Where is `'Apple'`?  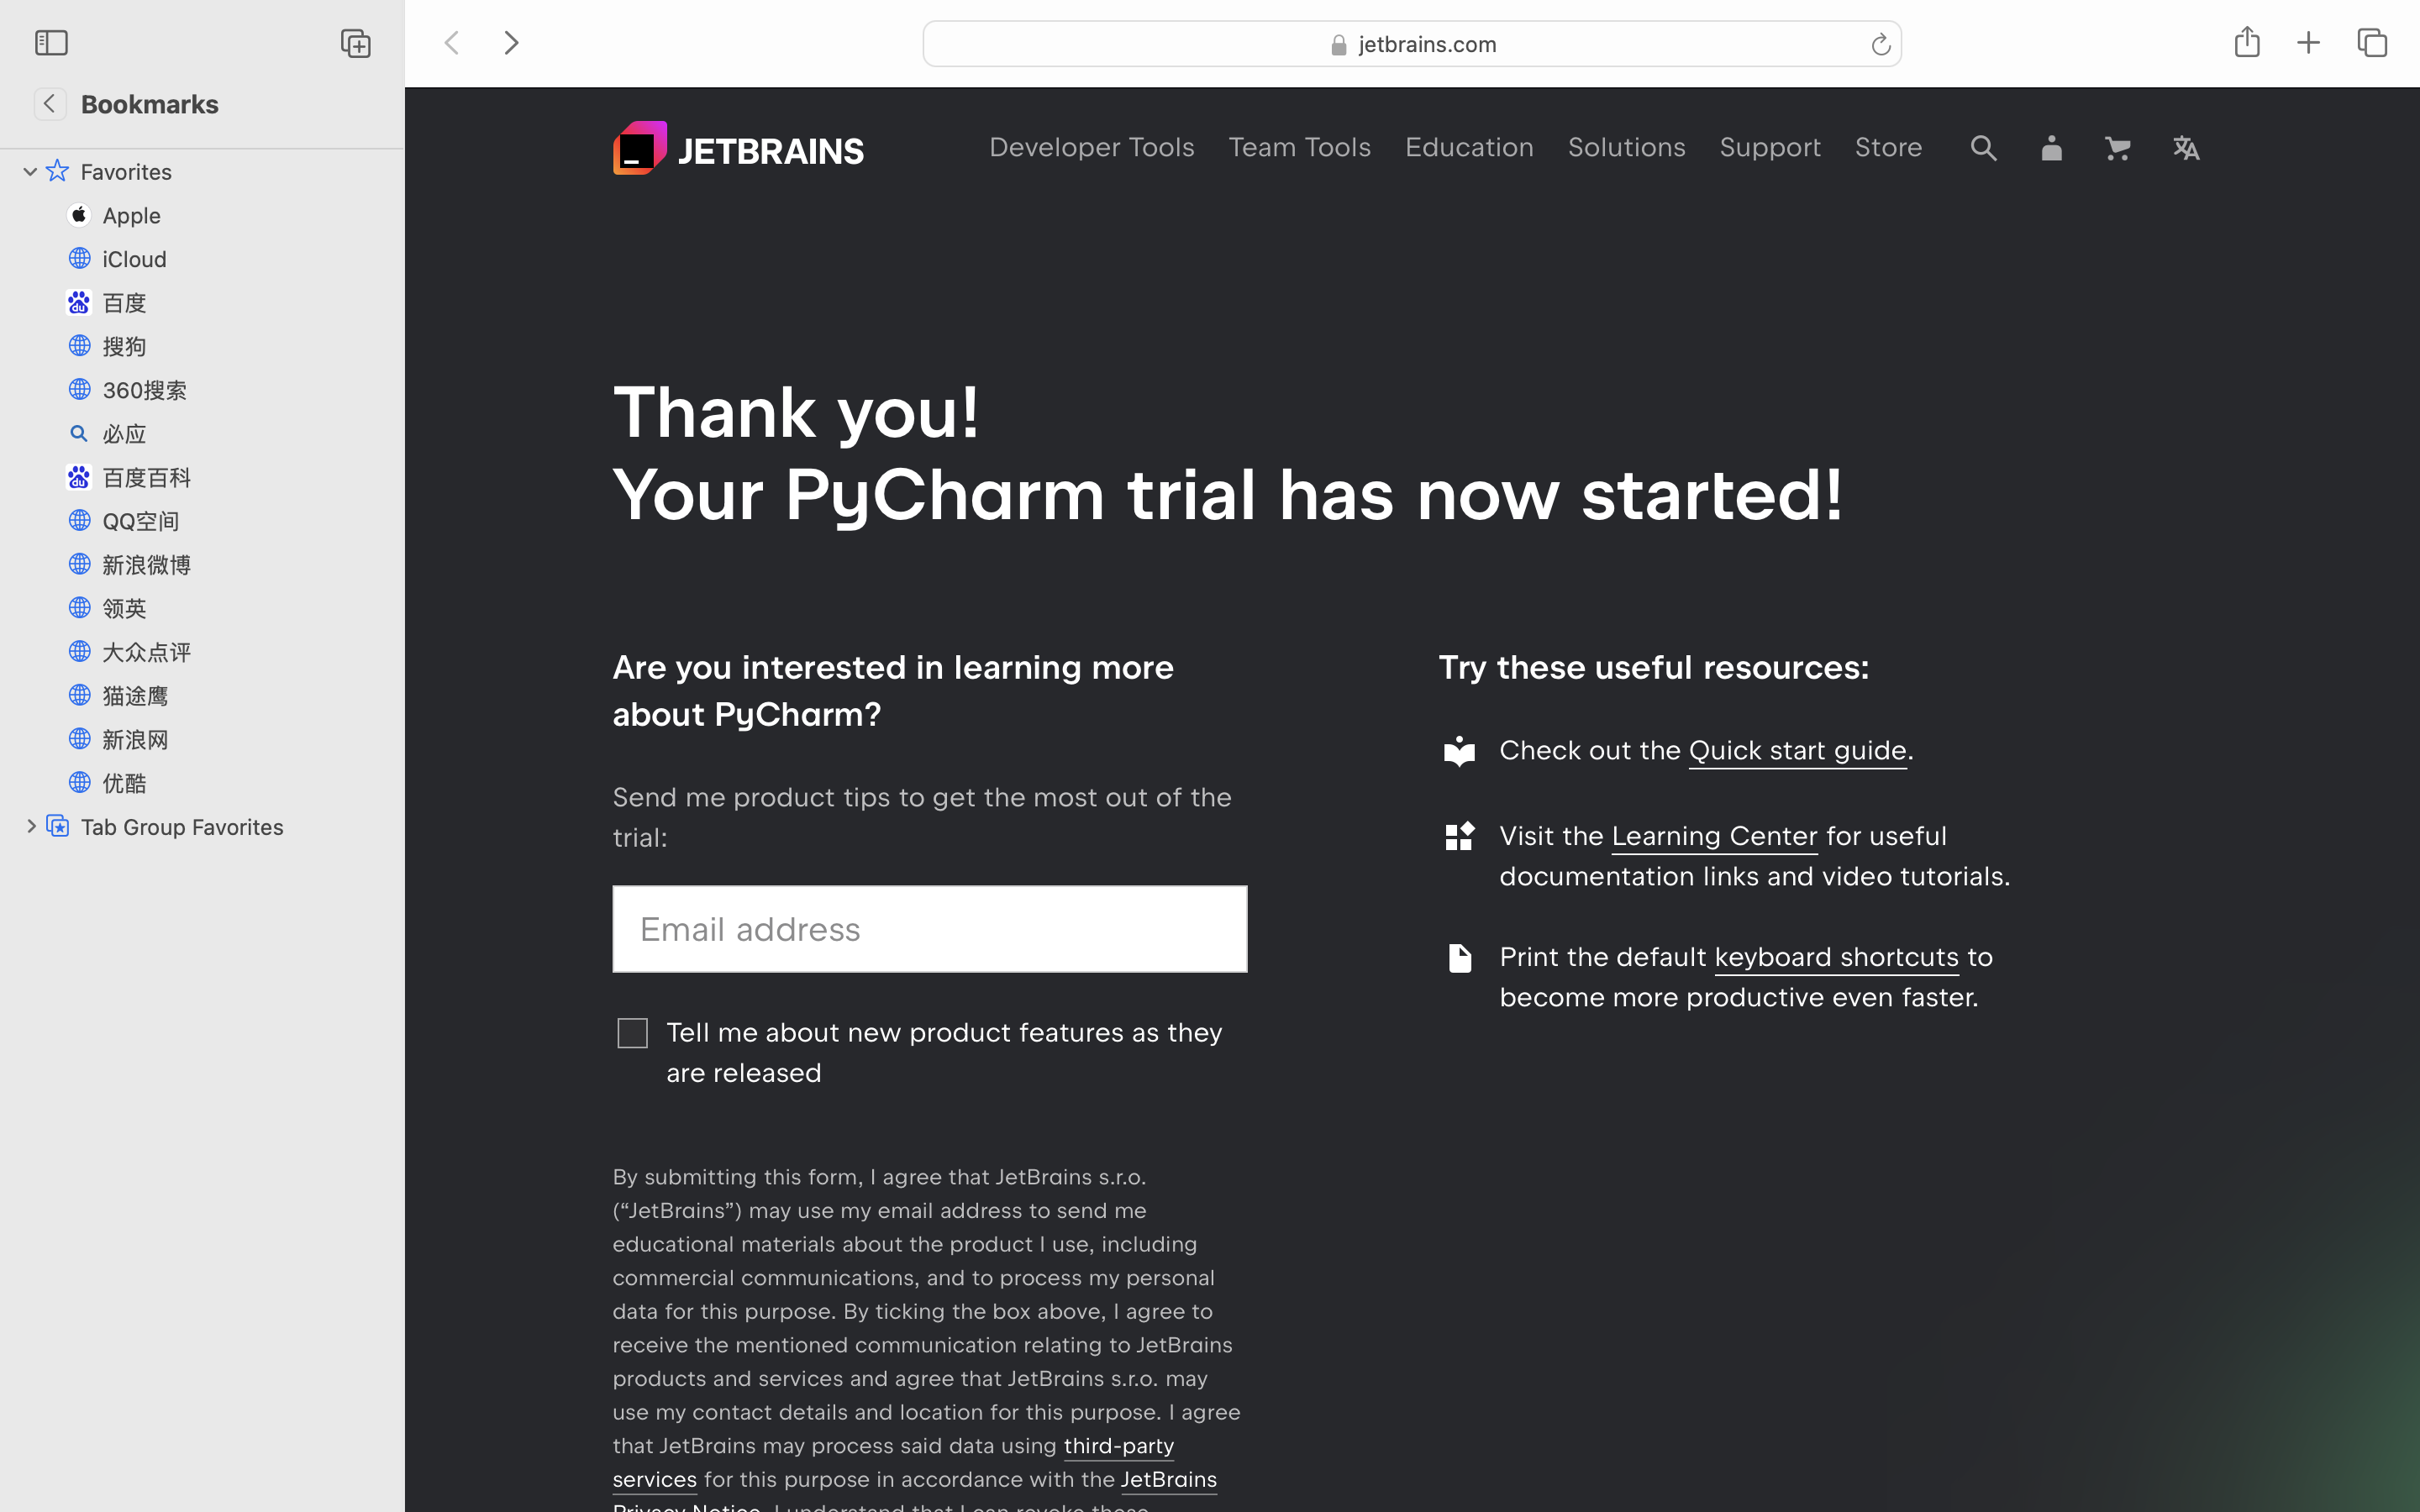 'Apple' is located at coordinates (244, 213).